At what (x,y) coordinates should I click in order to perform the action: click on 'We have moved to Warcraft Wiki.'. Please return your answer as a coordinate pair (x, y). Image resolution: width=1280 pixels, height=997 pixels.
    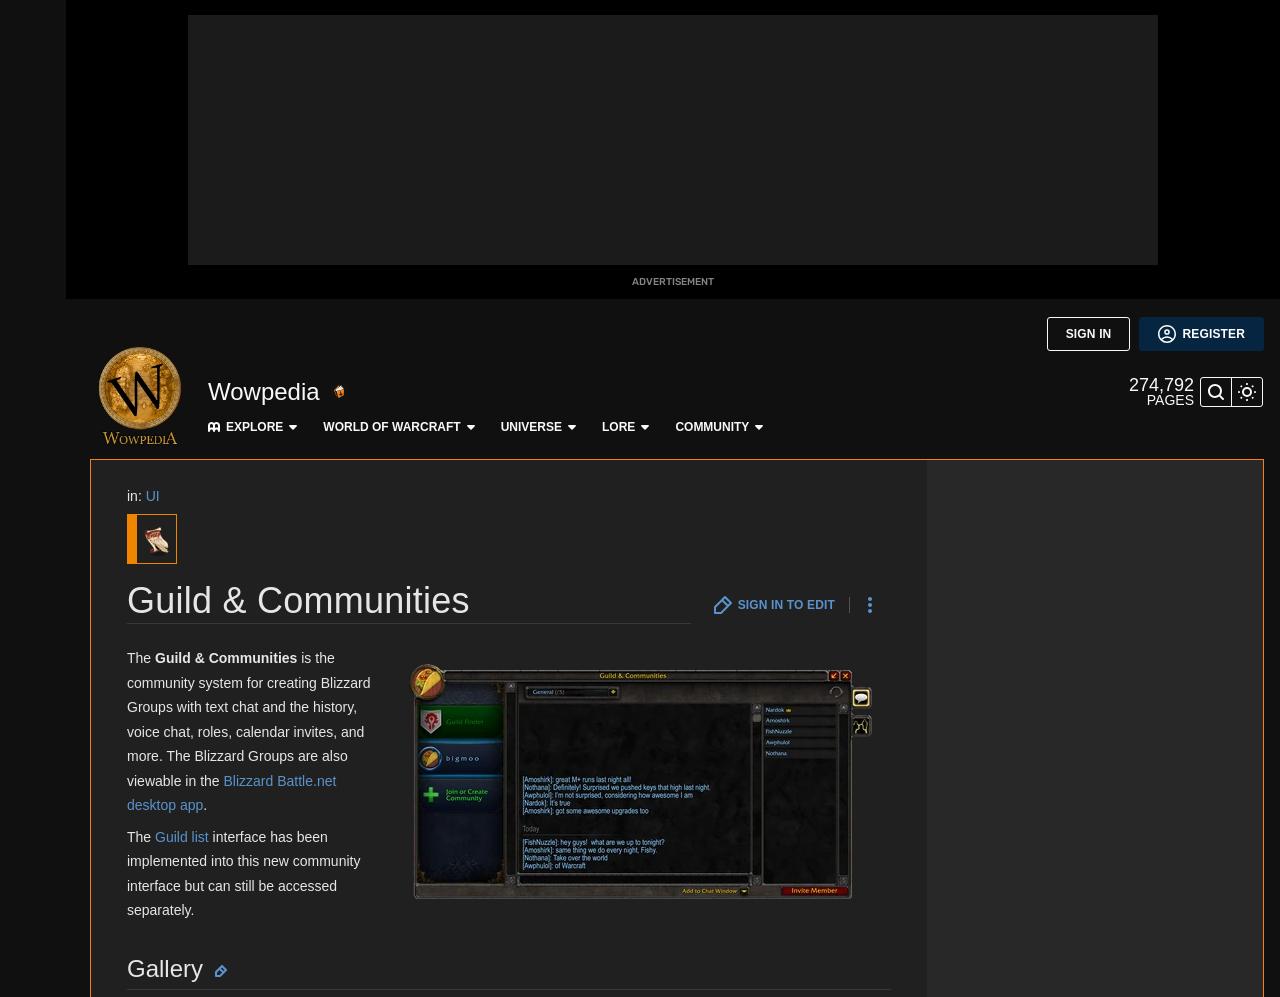
    Looking at the image, I should click on (215, 929).